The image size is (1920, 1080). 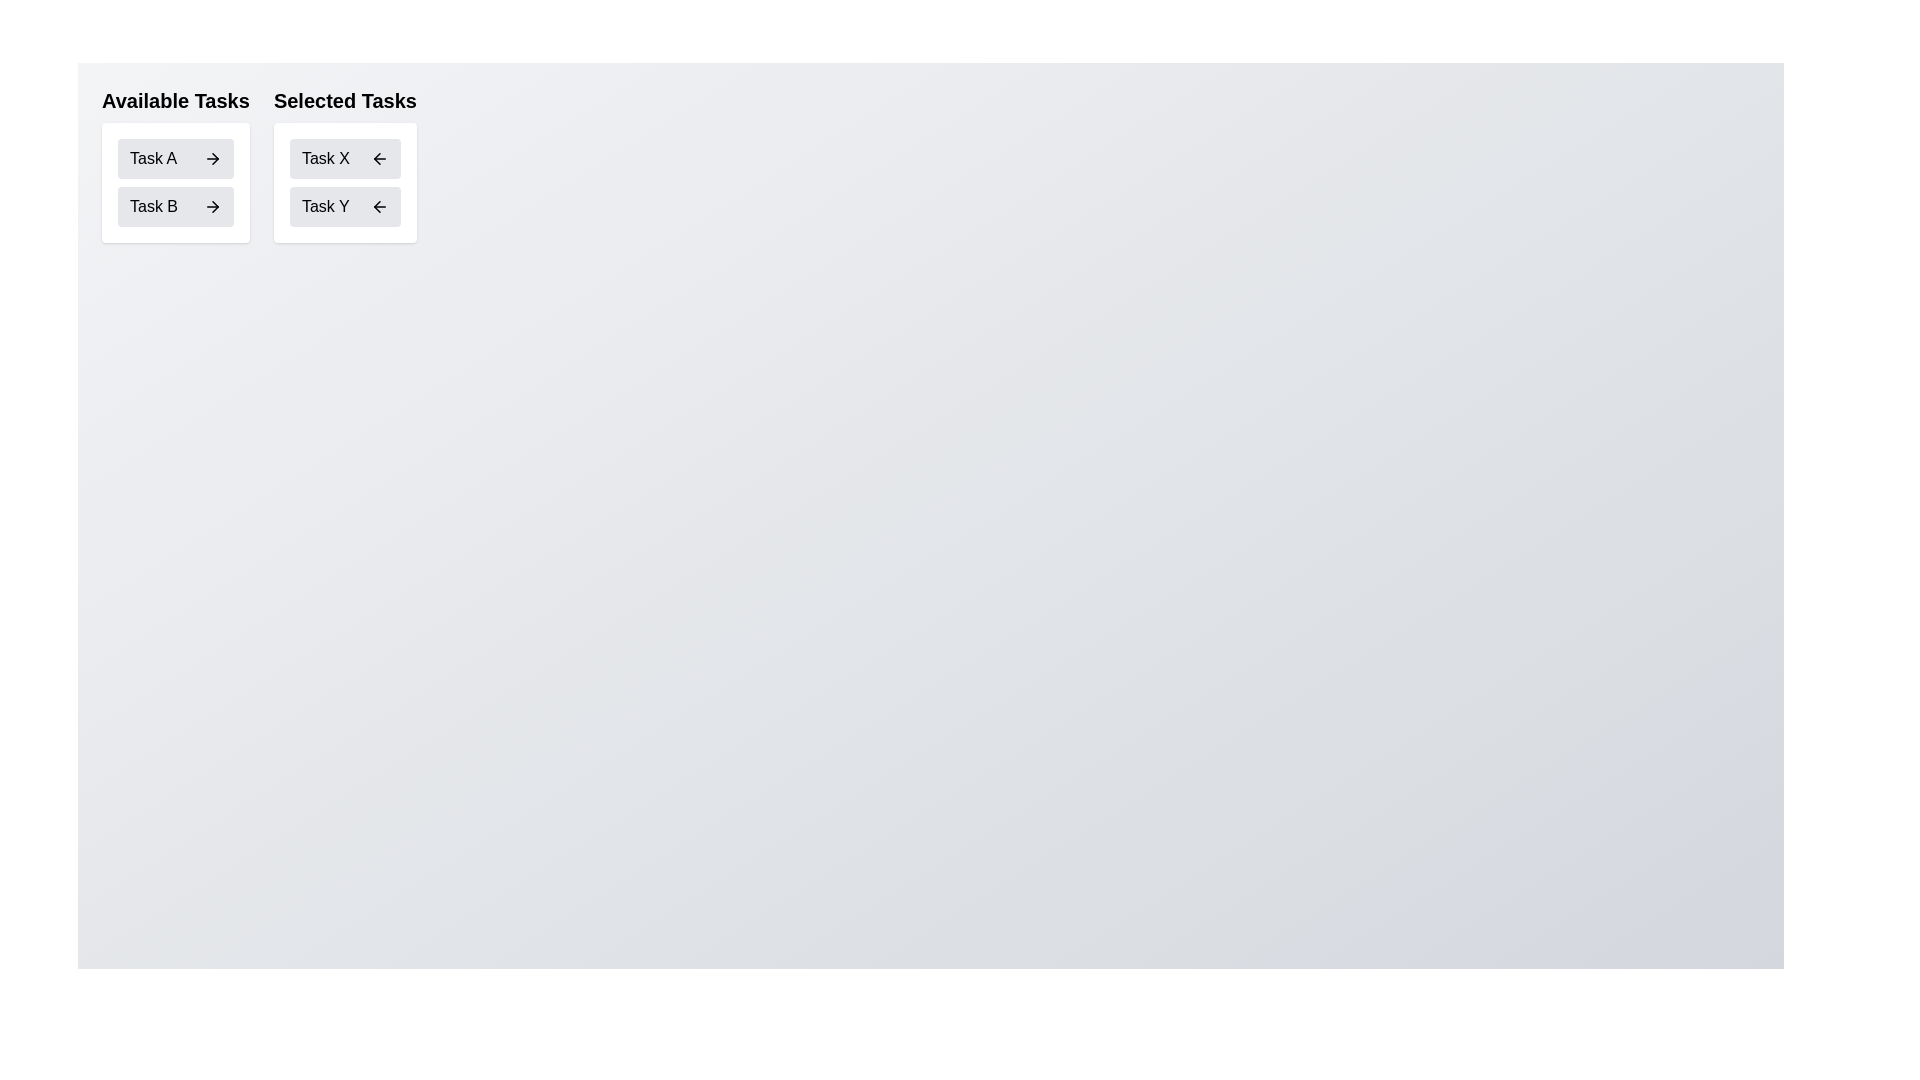 What do you see at coordinates (212, 157) in the screenshot?
I see `arrow button next to the task 'Task A' in the 'Available Tasks' list to transfer it to the 'Selected Tasks' list` at bounding box center [212, 157].